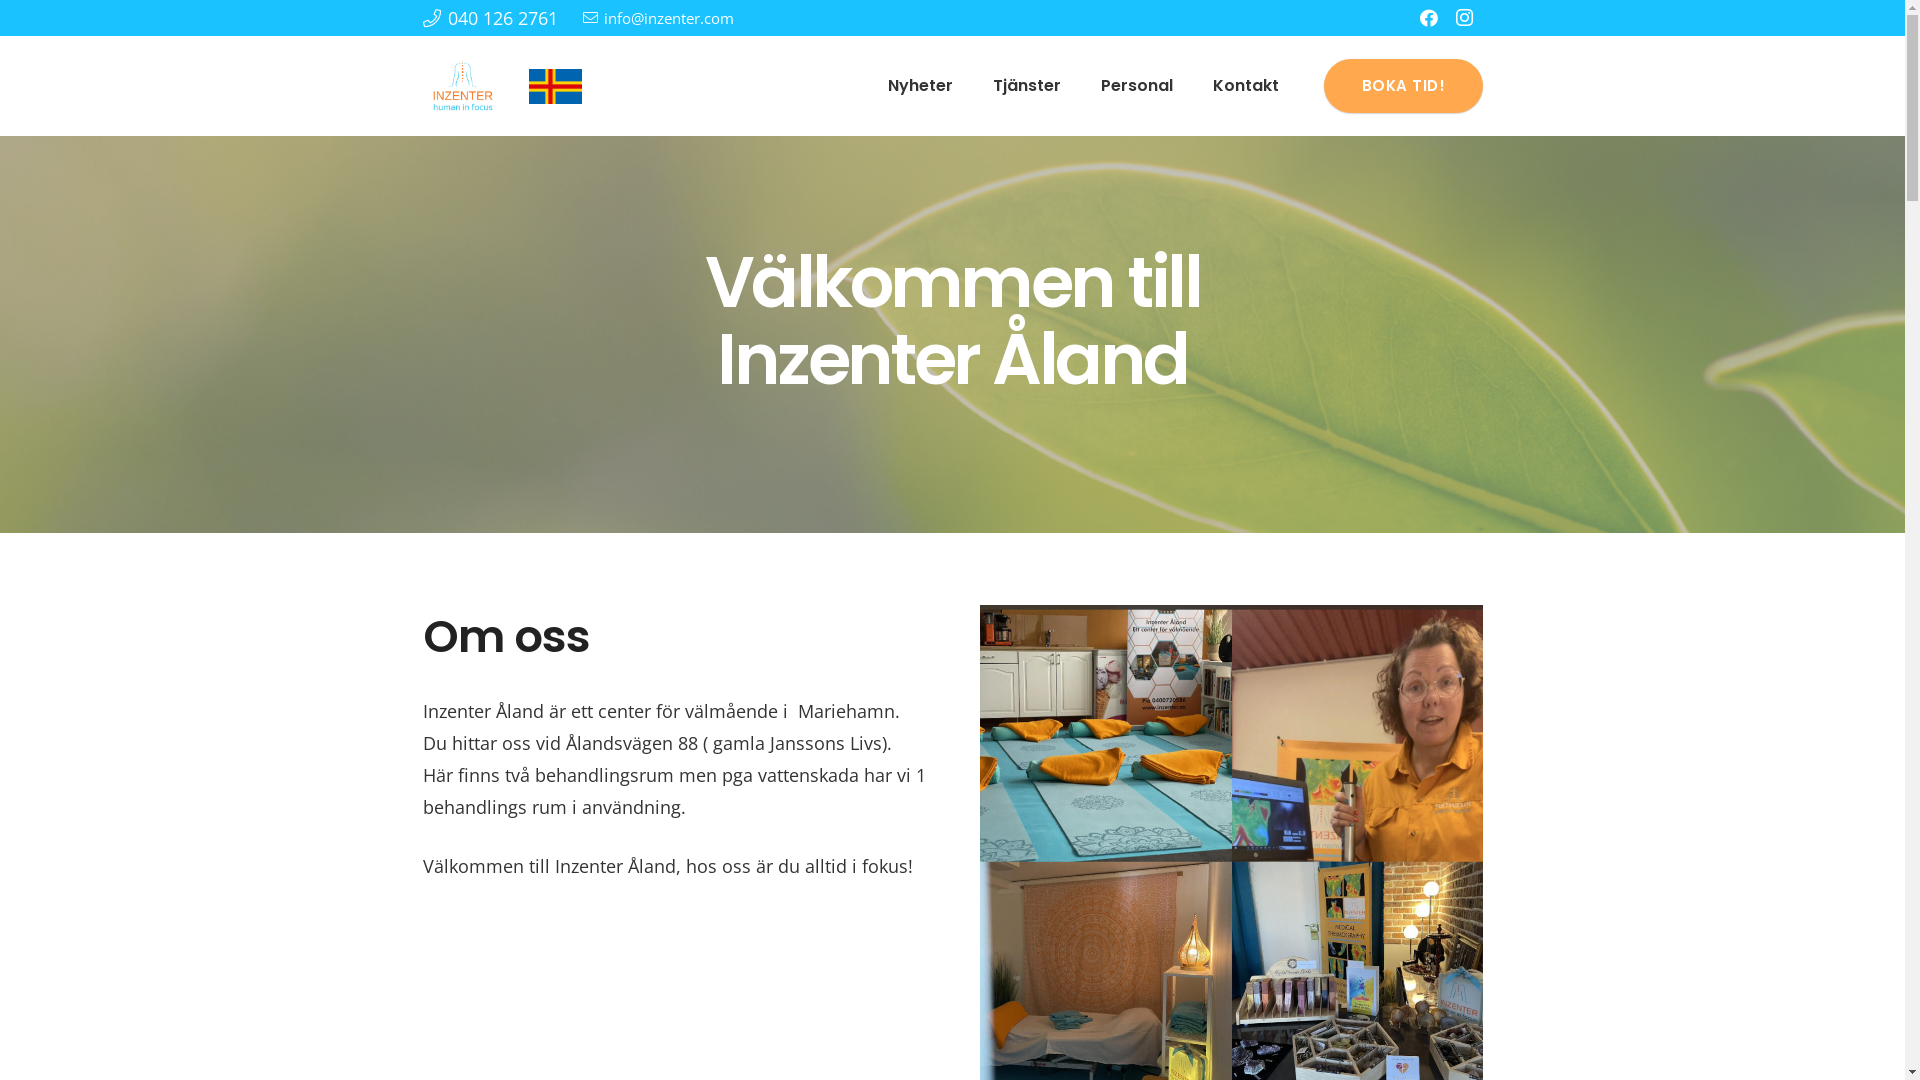 The width and height of the screenshot is (1920, 1080). I want to click on 'Instagram', so click(1464, 18).